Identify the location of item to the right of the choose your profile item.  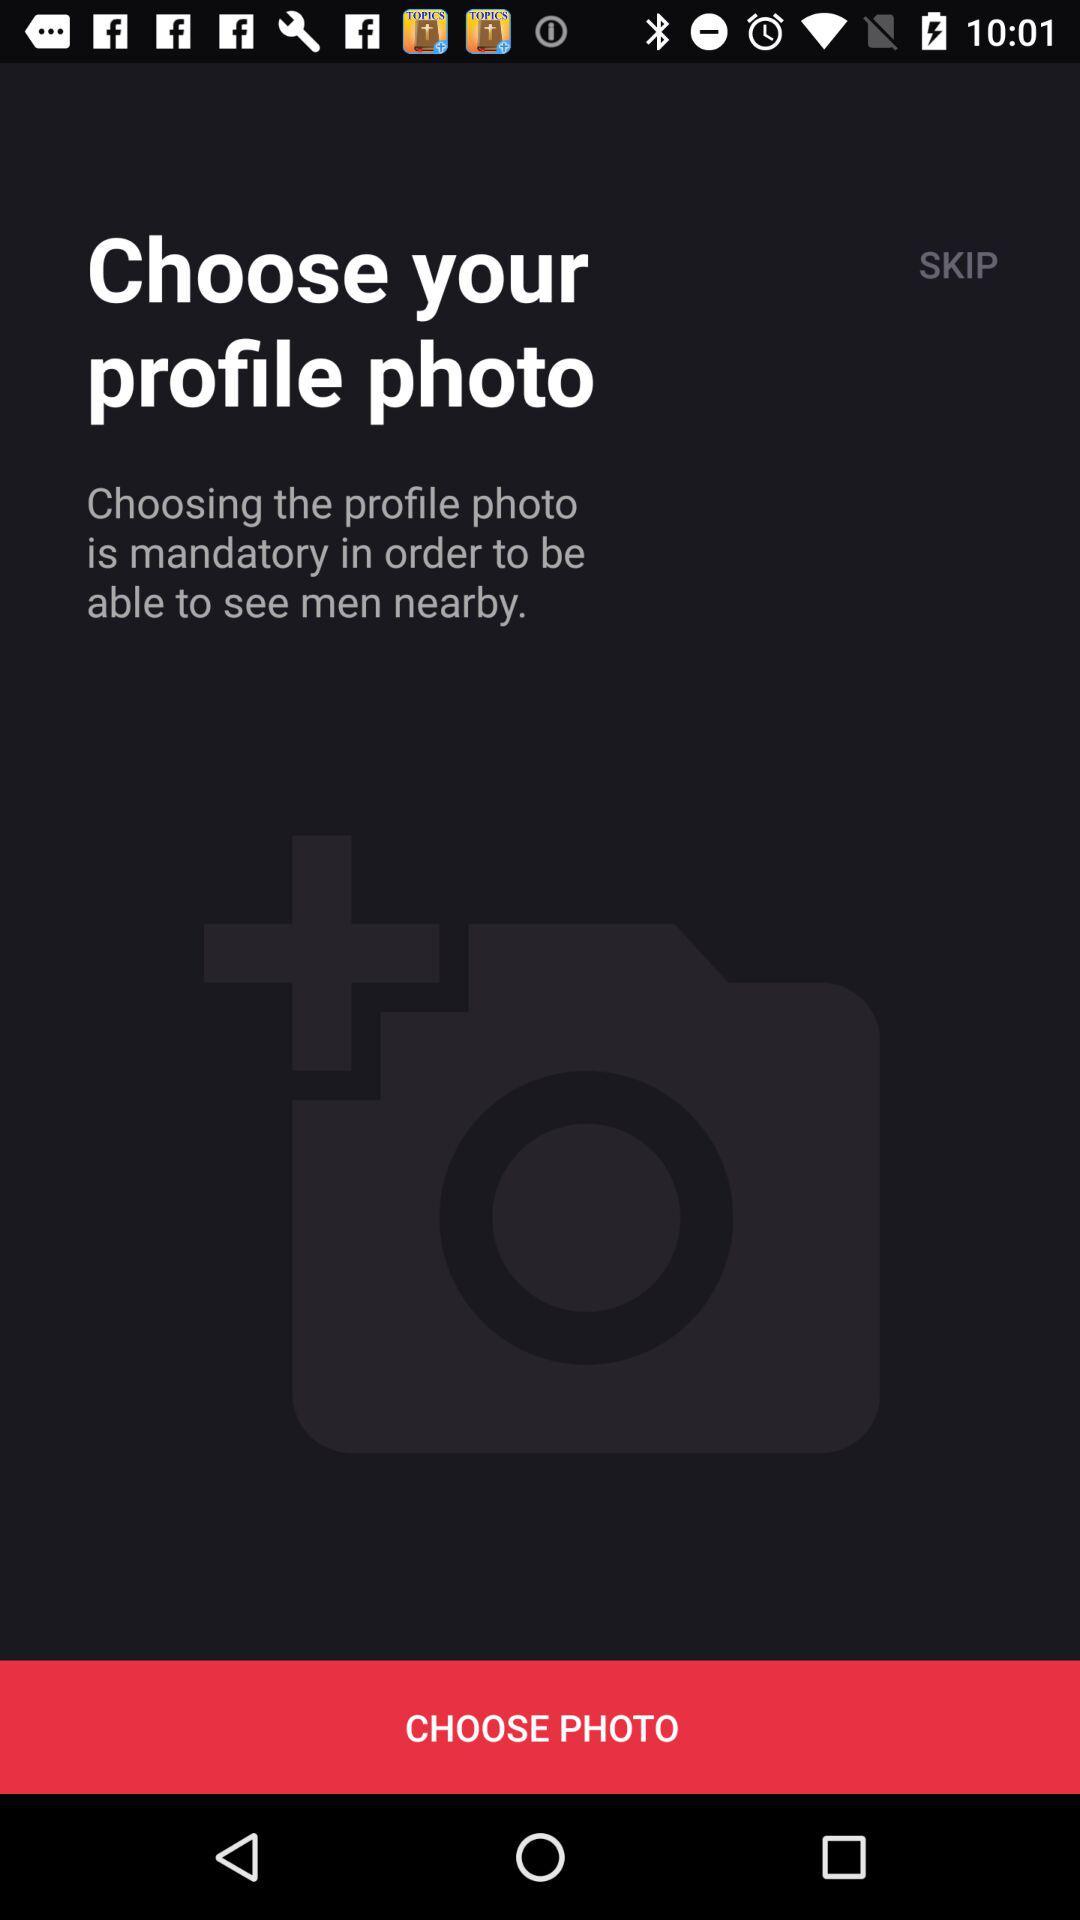
(955, 263).